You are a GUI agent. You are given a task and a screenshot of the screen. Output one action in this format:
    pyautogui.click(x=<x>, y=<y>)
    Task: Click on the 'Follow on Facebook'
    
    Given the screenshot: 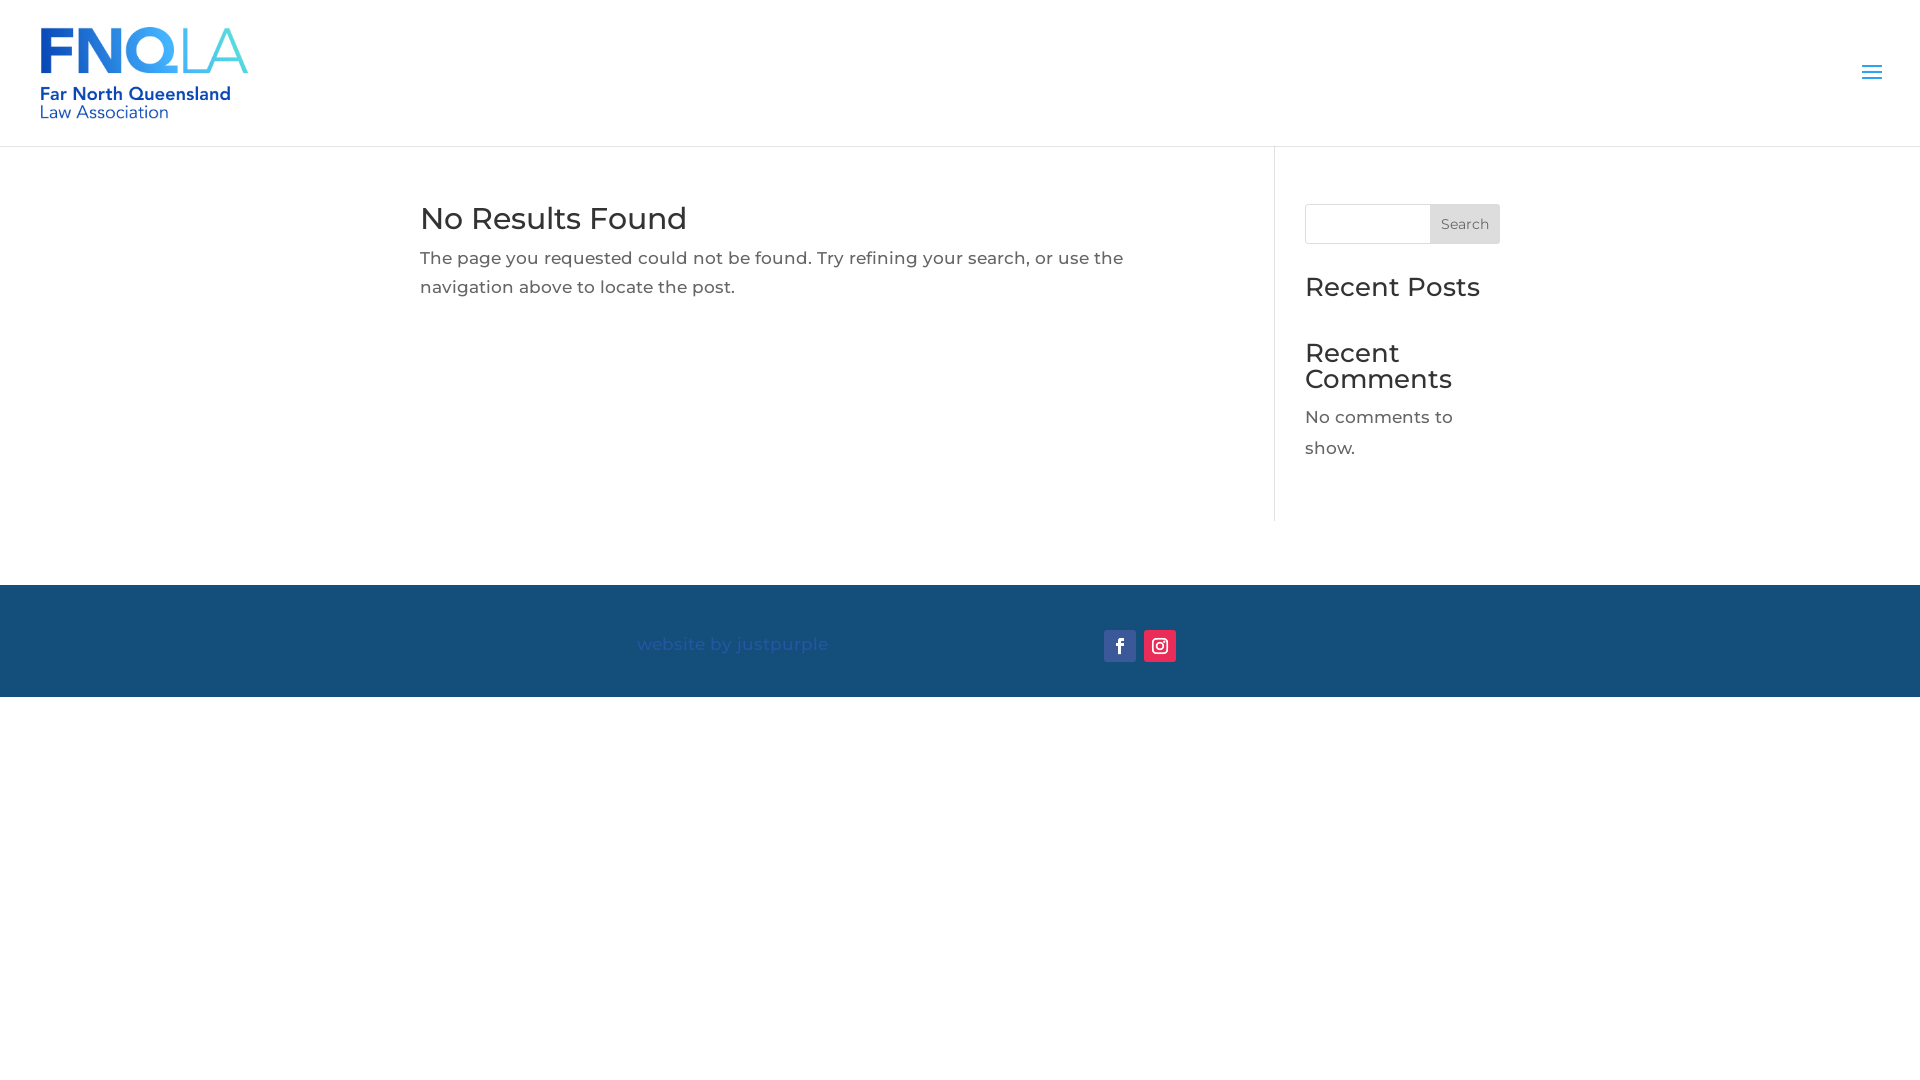 What is the action you would take?
    pyautogui.click(x=1118, y=645)
    